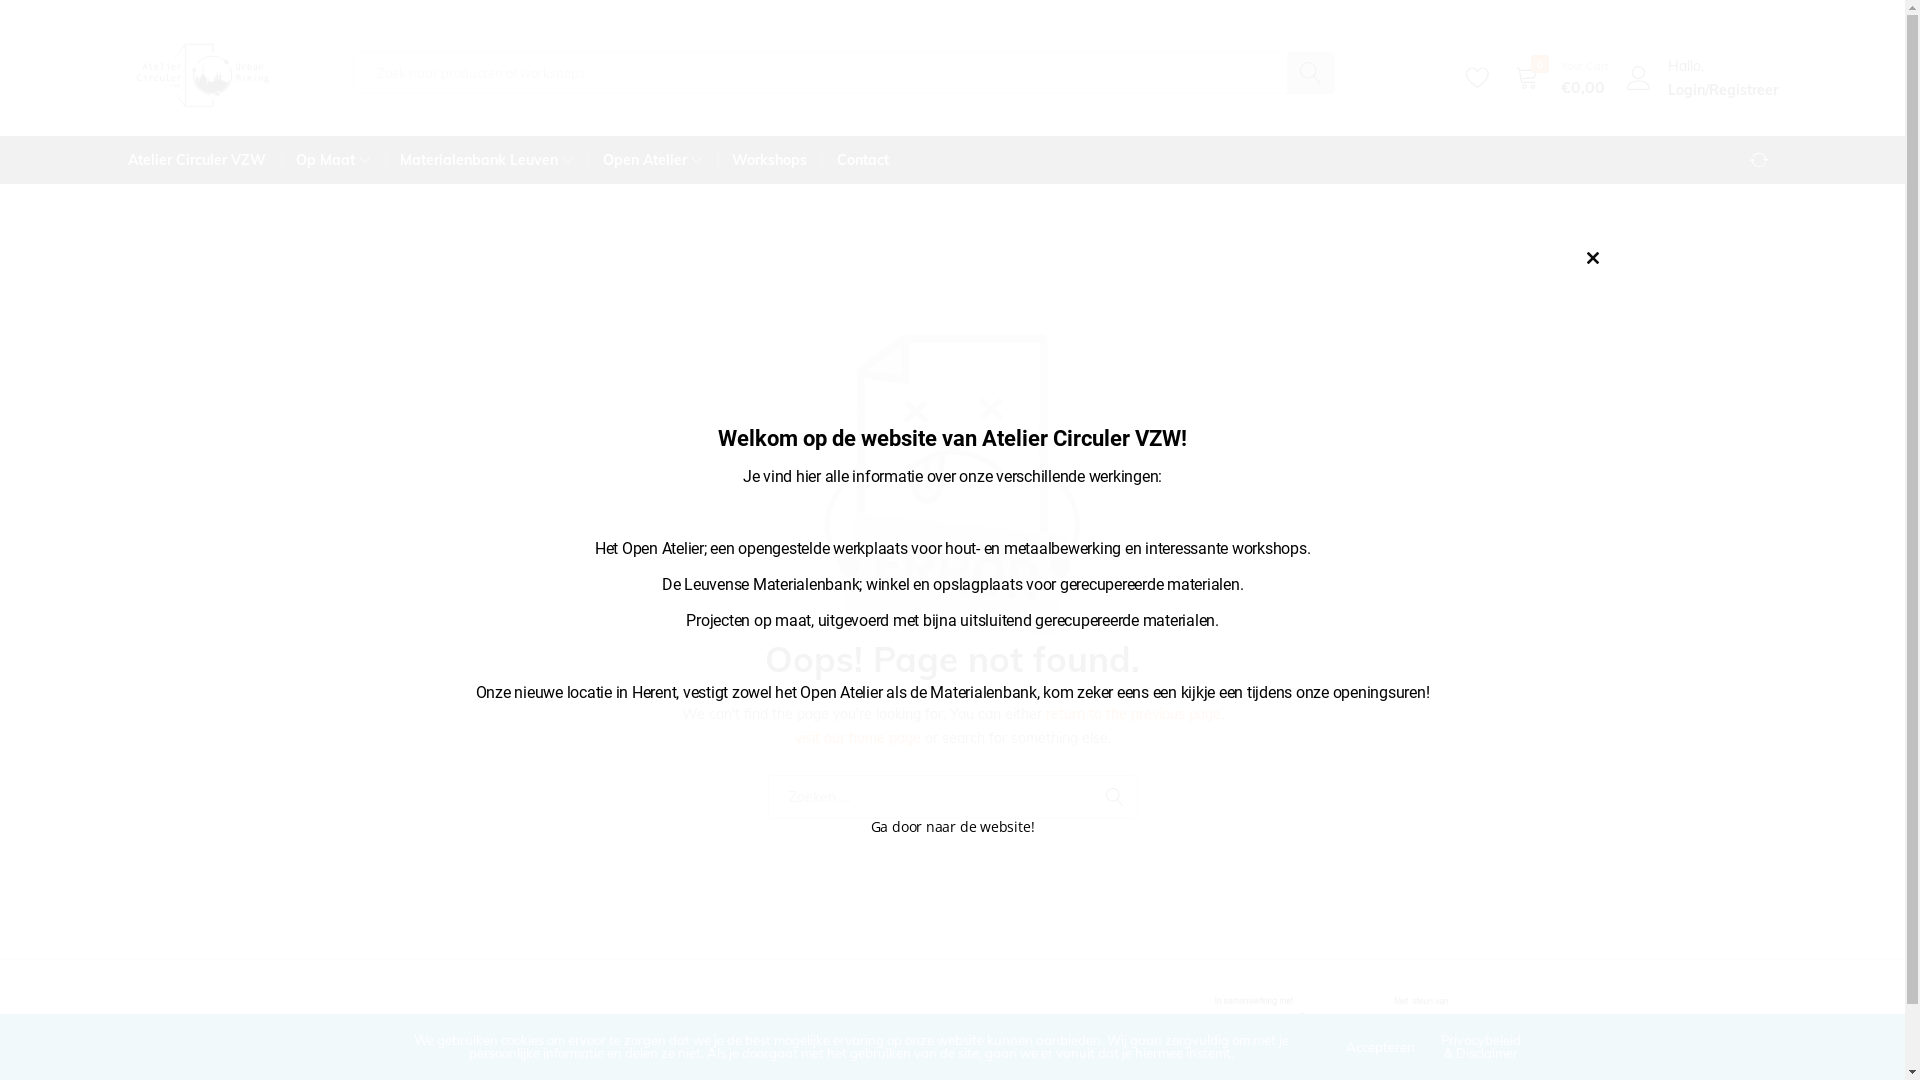 The image size is (1920, 1080). Describe the element at coordinates (863, 158) in the screenshot. I see `'Contact'` at that location.